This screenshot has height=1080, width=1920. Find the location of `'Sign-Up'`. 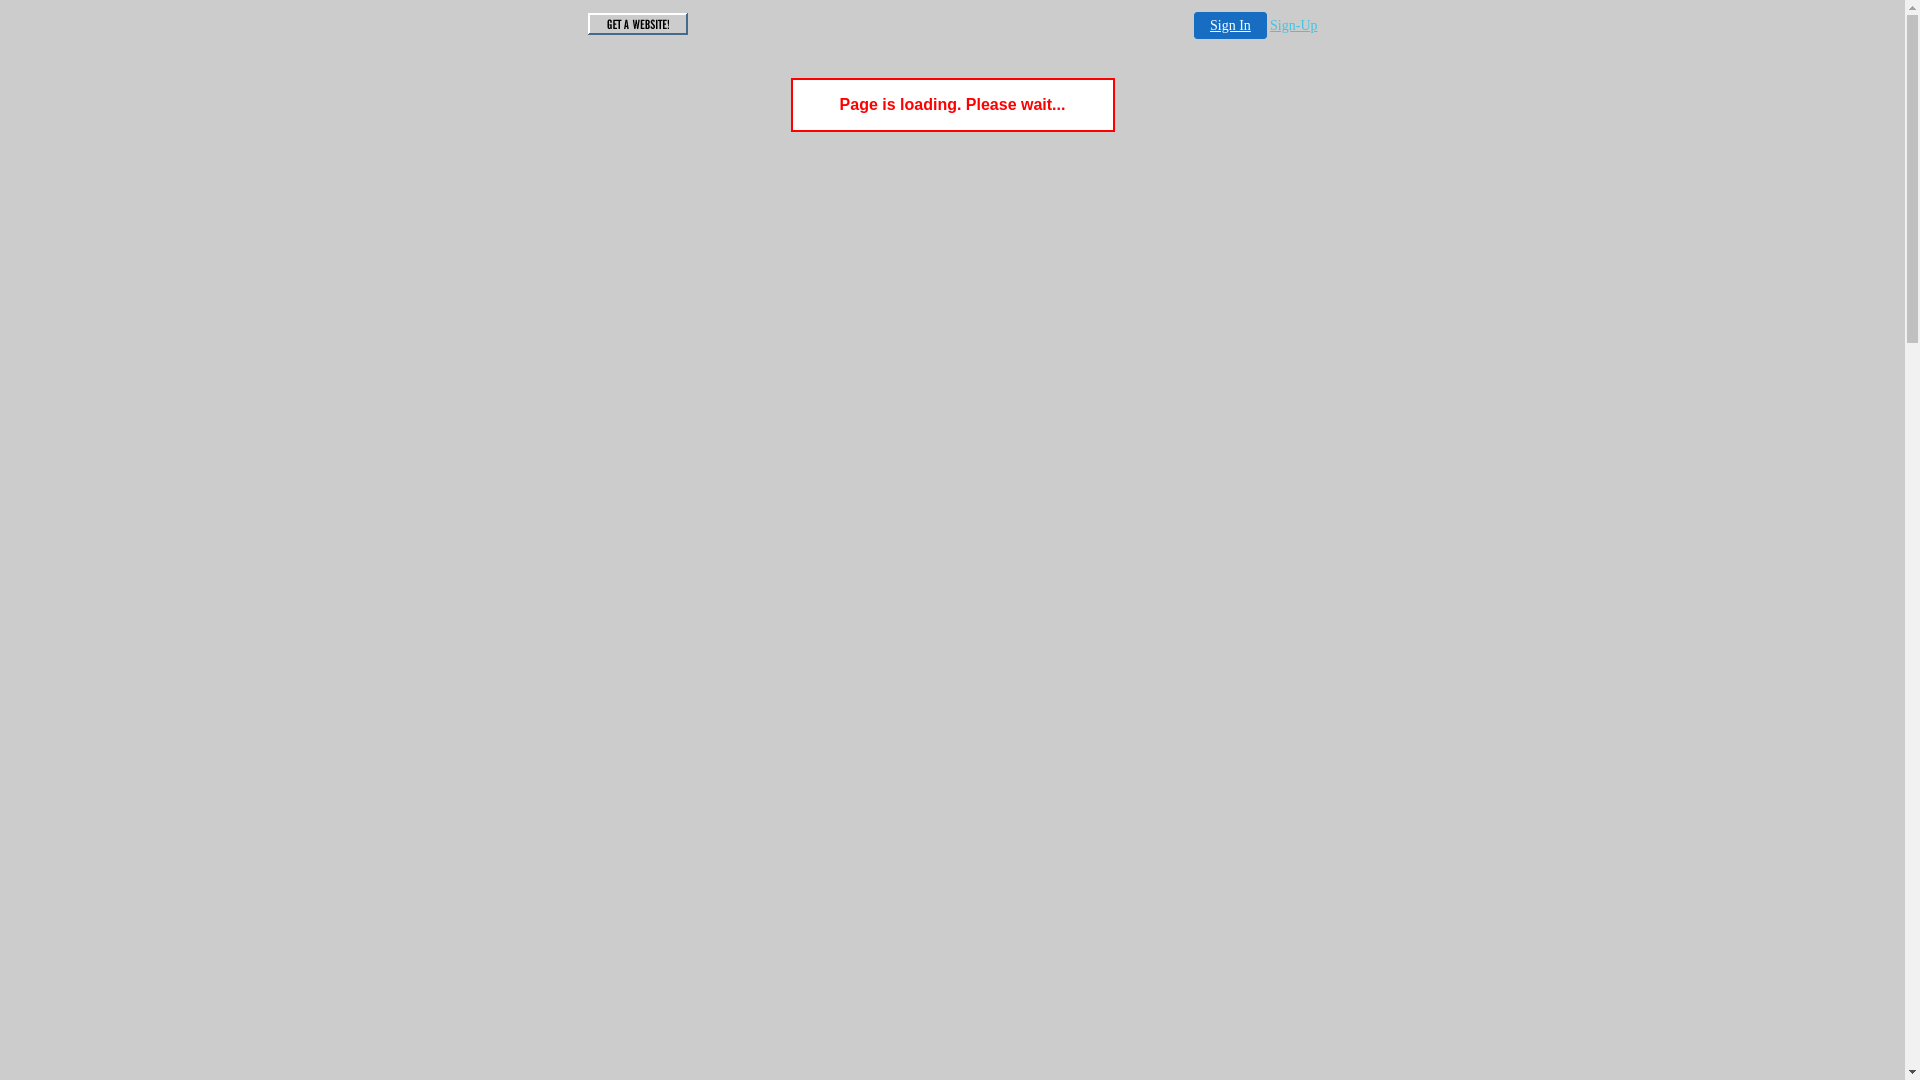

'Sign-Up' is located at coordinates (1269, 25).